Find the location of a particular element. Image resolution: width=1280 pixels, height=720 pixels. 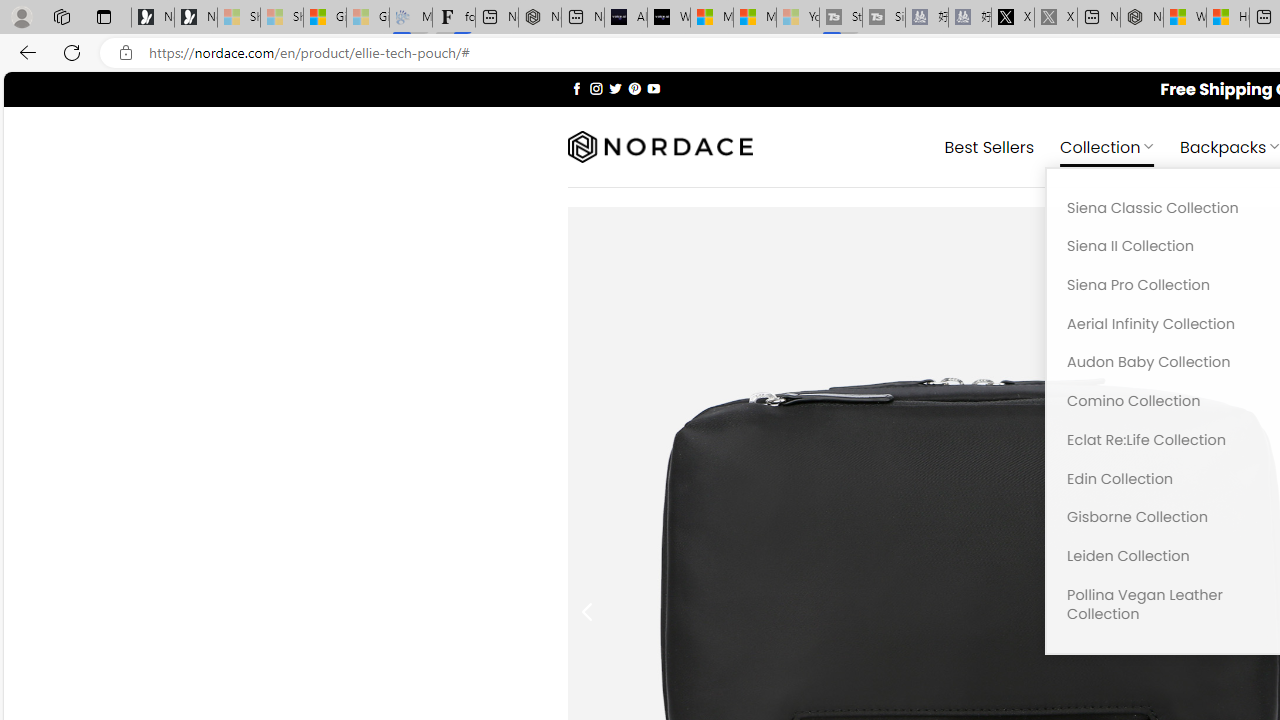

'Nordace' is located at coordinates (659, 146).